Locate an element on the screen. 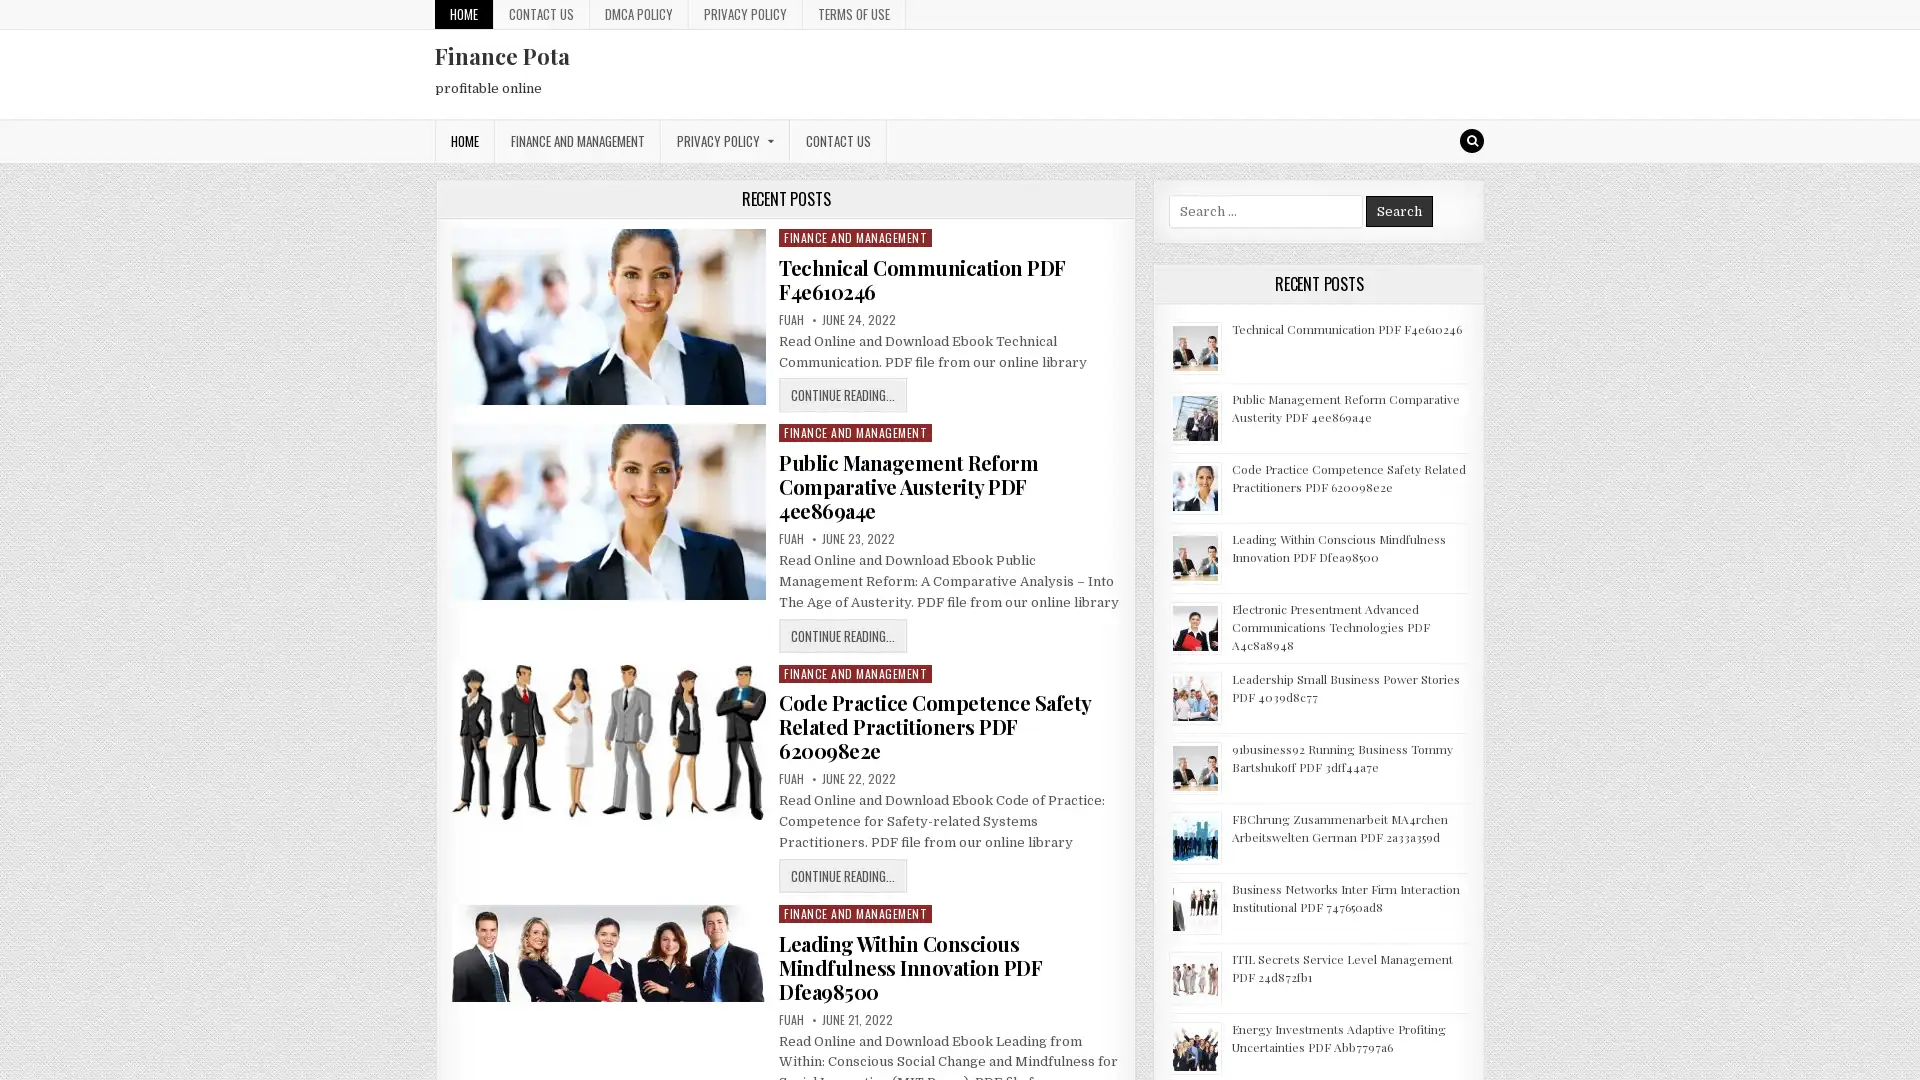 This screenshot has width=1920, height=1080. Search is located at coordinates (1398, 211).